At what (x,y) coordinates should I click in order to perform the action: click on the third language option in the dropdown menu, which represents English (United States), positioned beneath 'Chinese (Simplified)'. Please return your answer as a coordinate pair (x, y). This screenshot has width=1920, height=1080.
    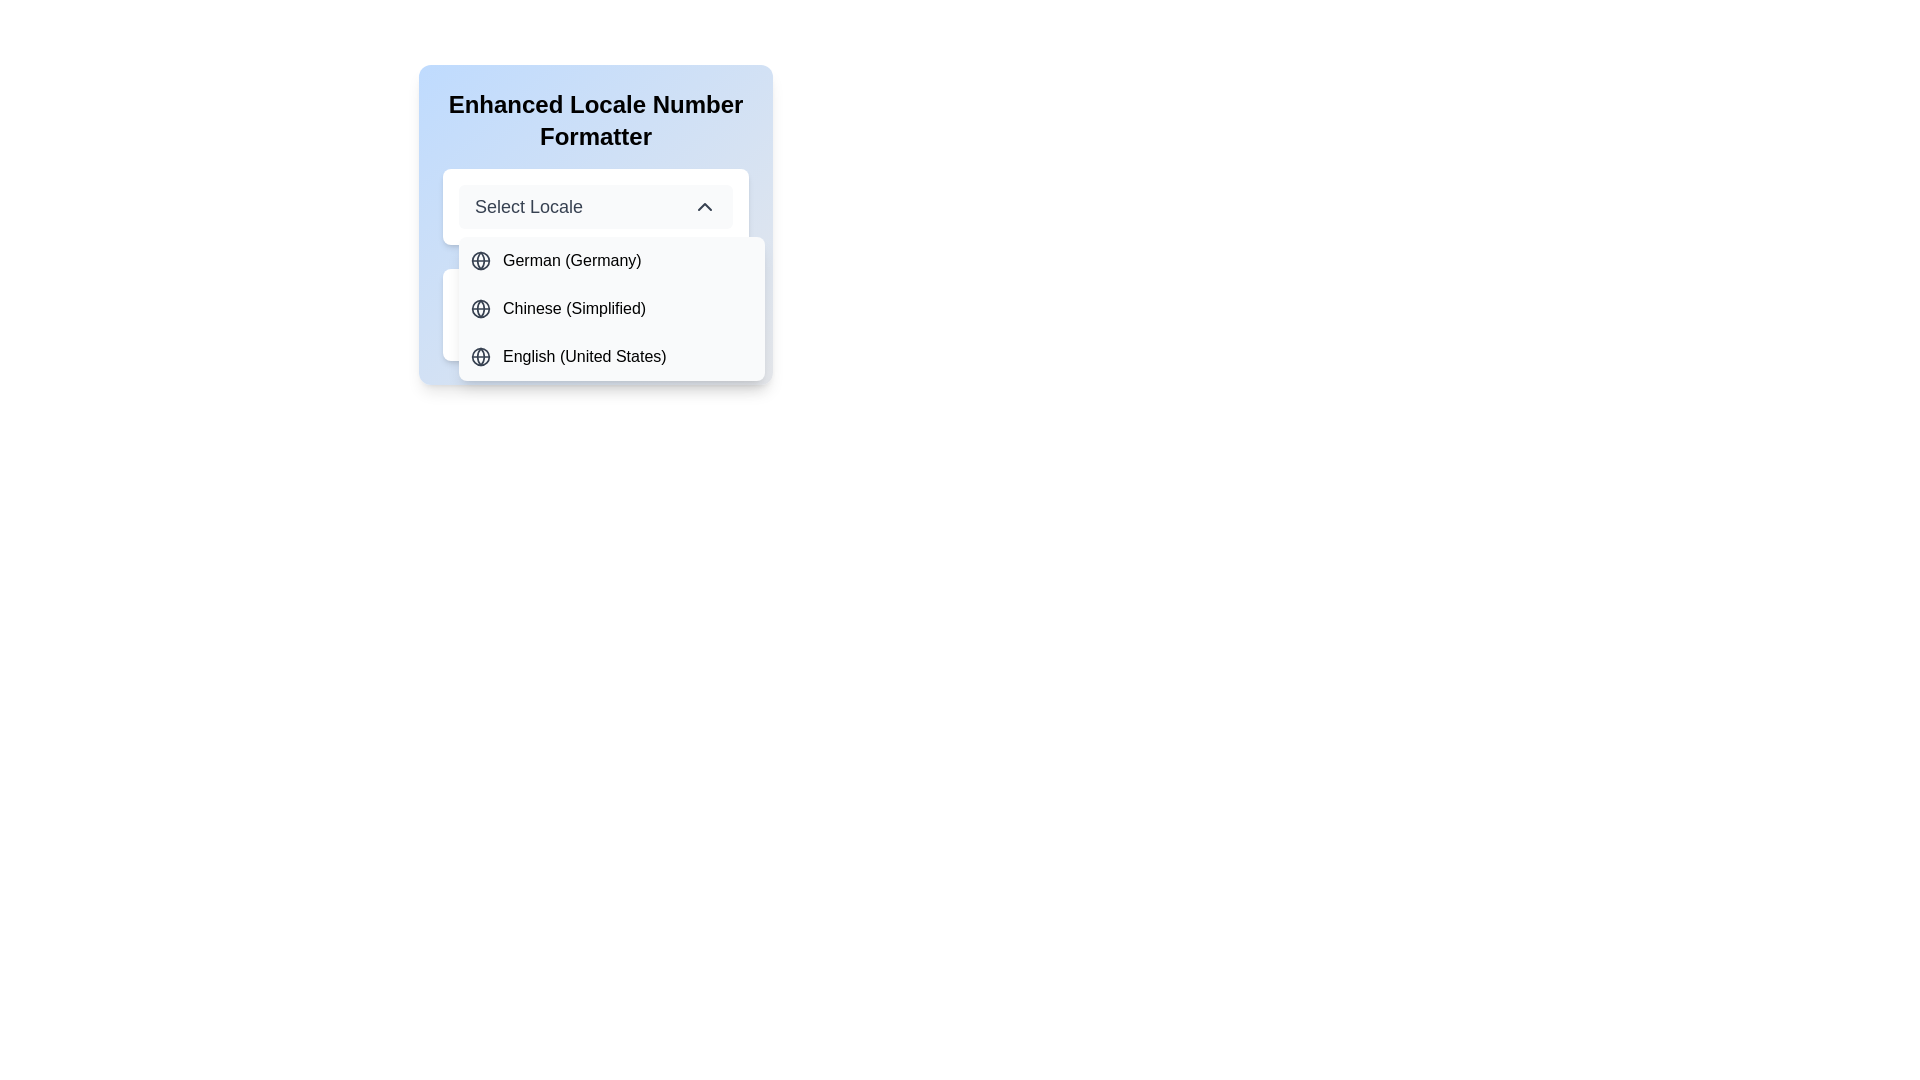
    Looking at the image, I should click on (583, 356).